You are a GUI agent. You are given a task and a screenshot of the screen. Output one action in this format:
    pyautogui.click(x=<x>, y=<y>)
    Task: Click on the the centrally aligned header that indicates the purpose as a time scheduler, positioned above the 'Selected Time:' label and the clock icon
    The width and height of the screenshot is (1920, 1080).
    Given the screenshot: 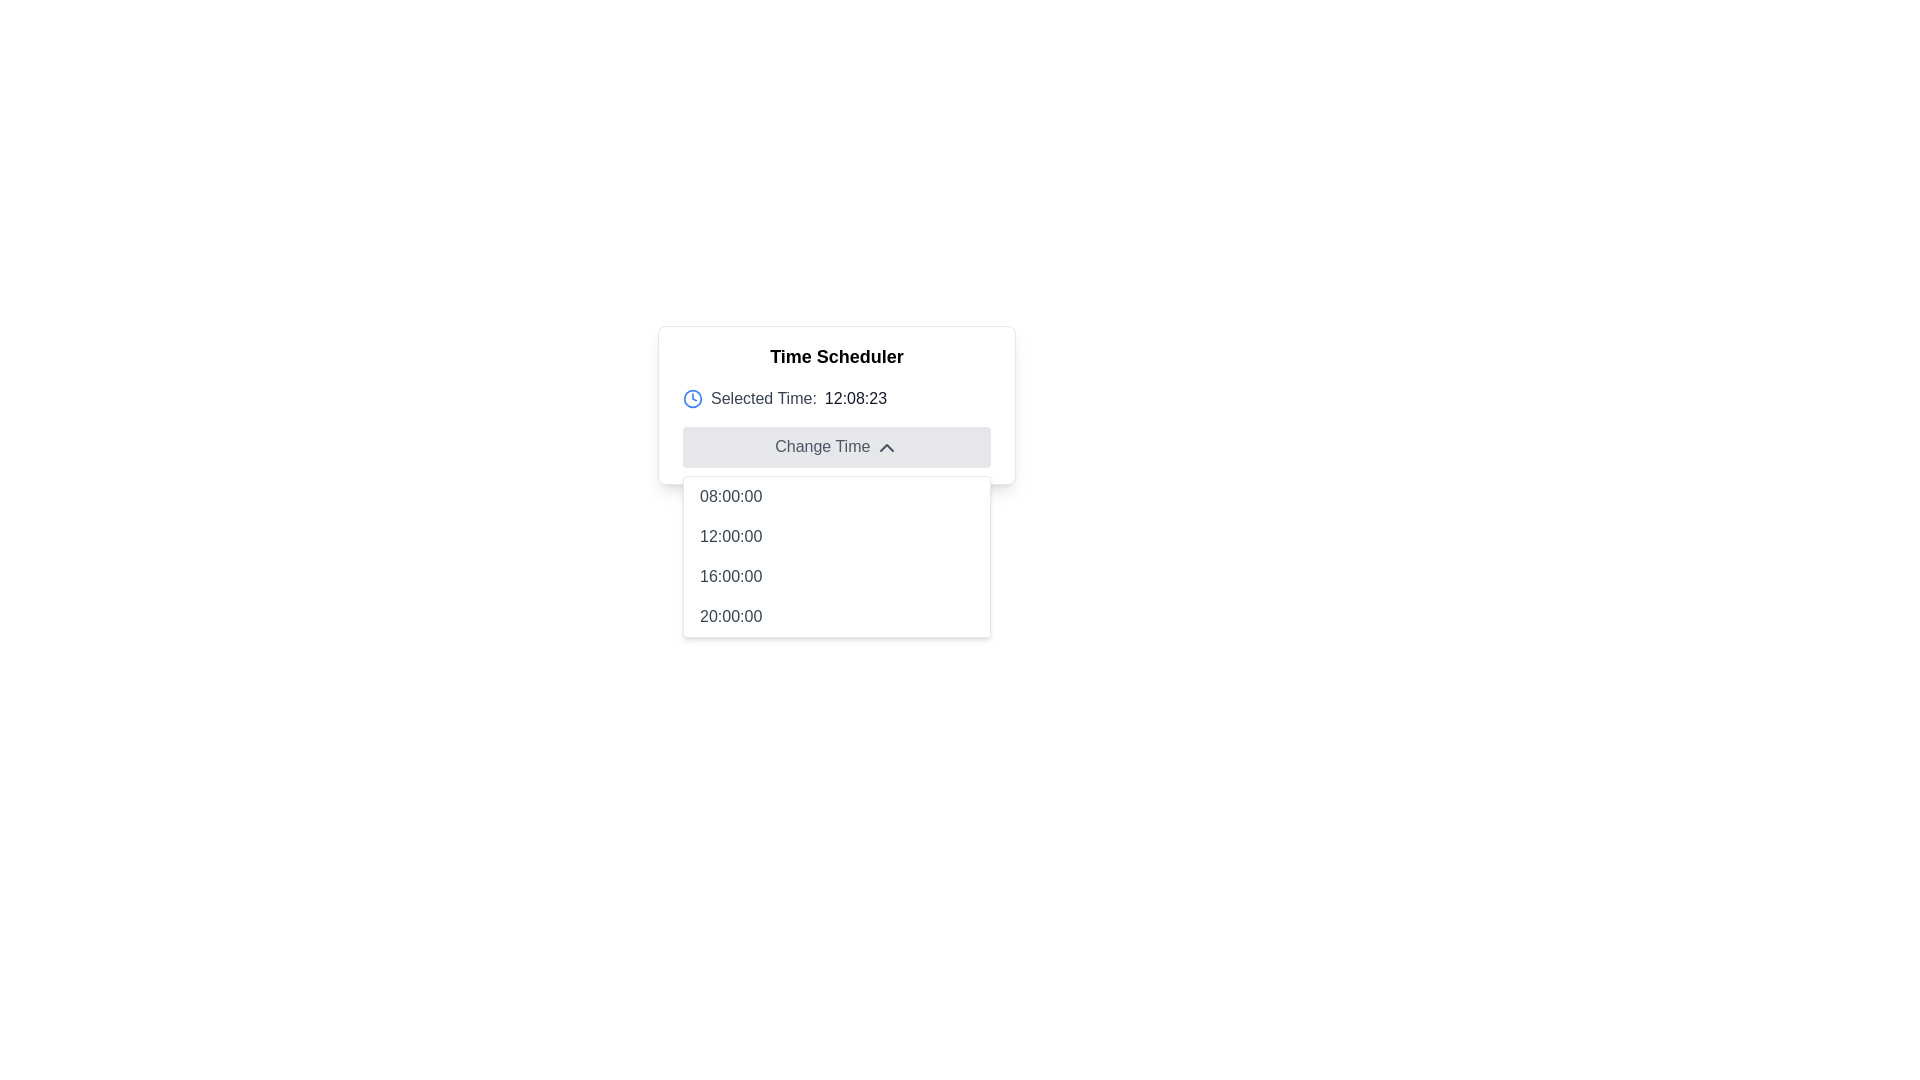 What is the action you would take?
    pyautogui.click(x=836, y=356)
    